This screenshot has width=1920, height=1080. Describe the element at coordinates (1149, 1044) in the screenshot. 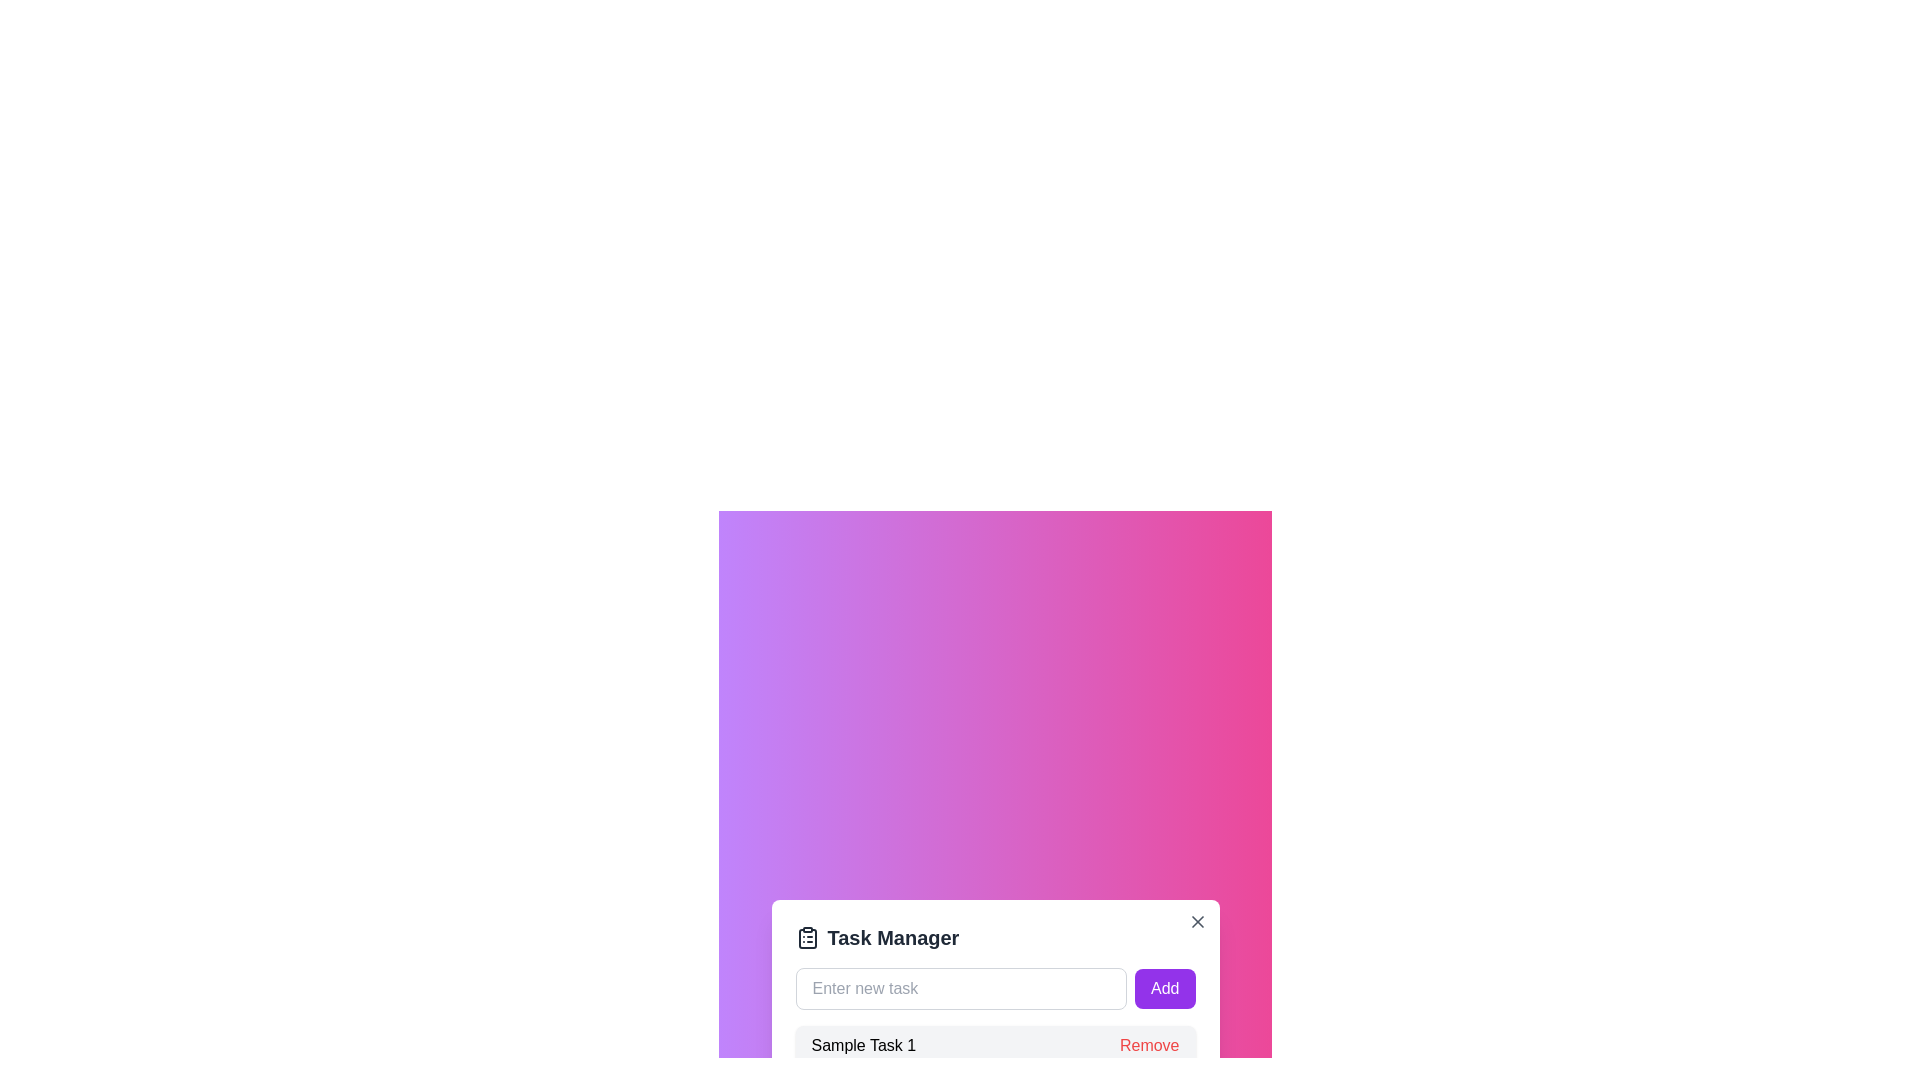

I see `the button located at the far right of the row` at that location.